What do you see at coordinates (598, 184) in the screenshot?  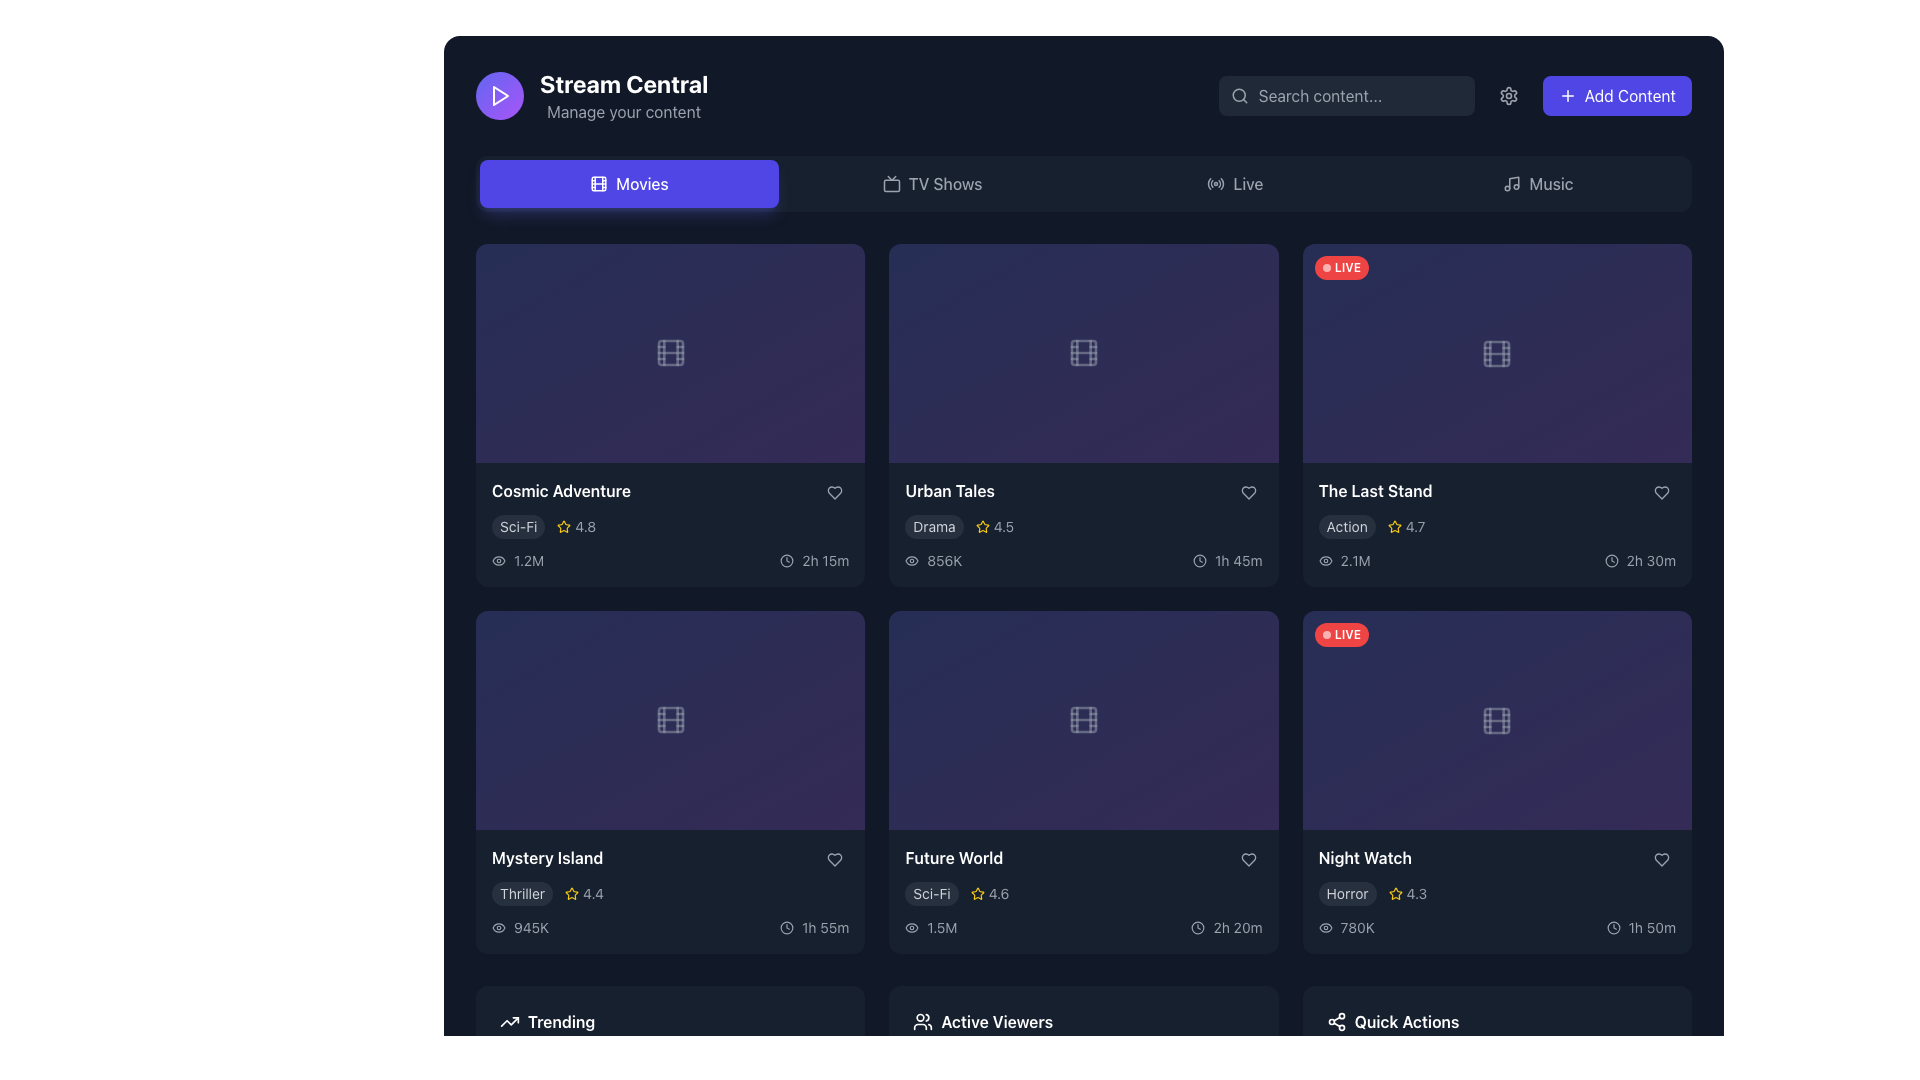 I see `the SVG icon resembling a film strip, which is positioned to the left of the 'Movies' button in the navigation bar` at bounding box center [598, 184].